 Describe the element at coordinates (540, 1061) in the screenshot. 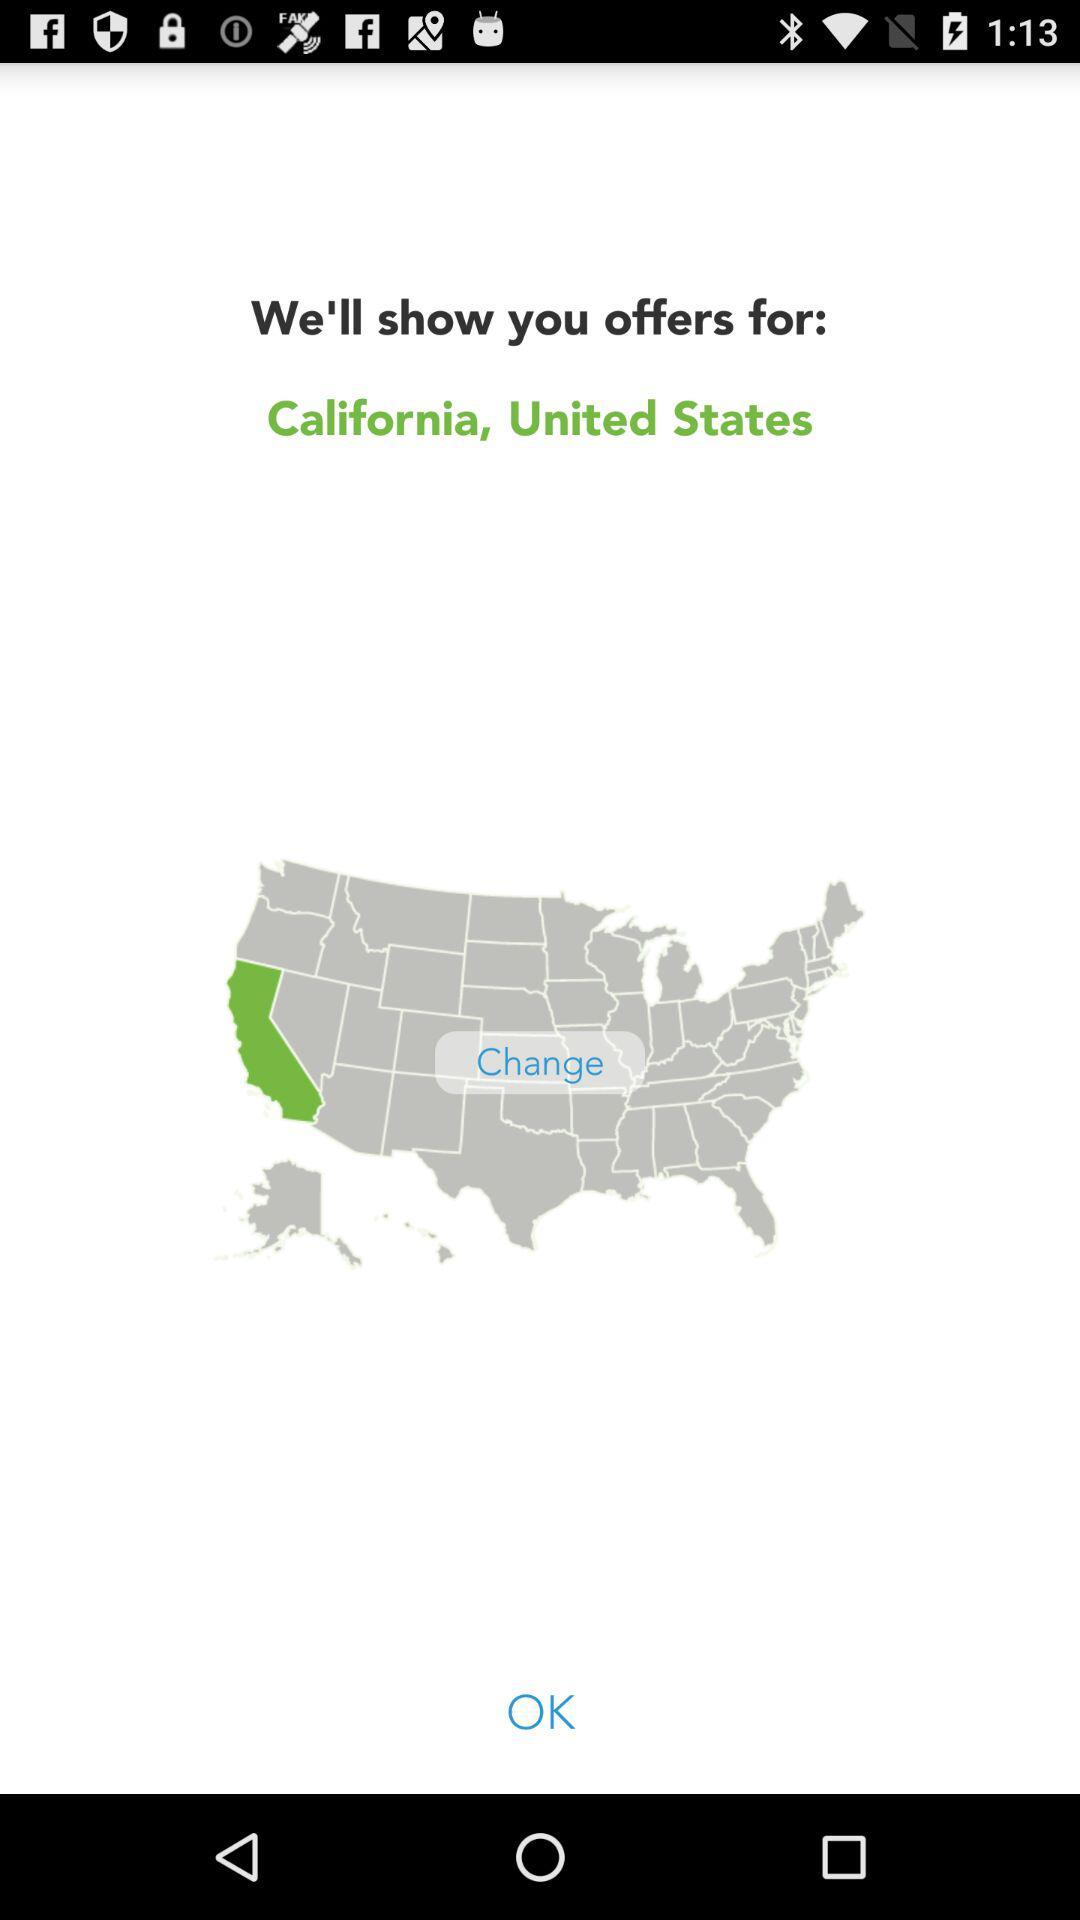

I see `the button above ok icon` at that location.